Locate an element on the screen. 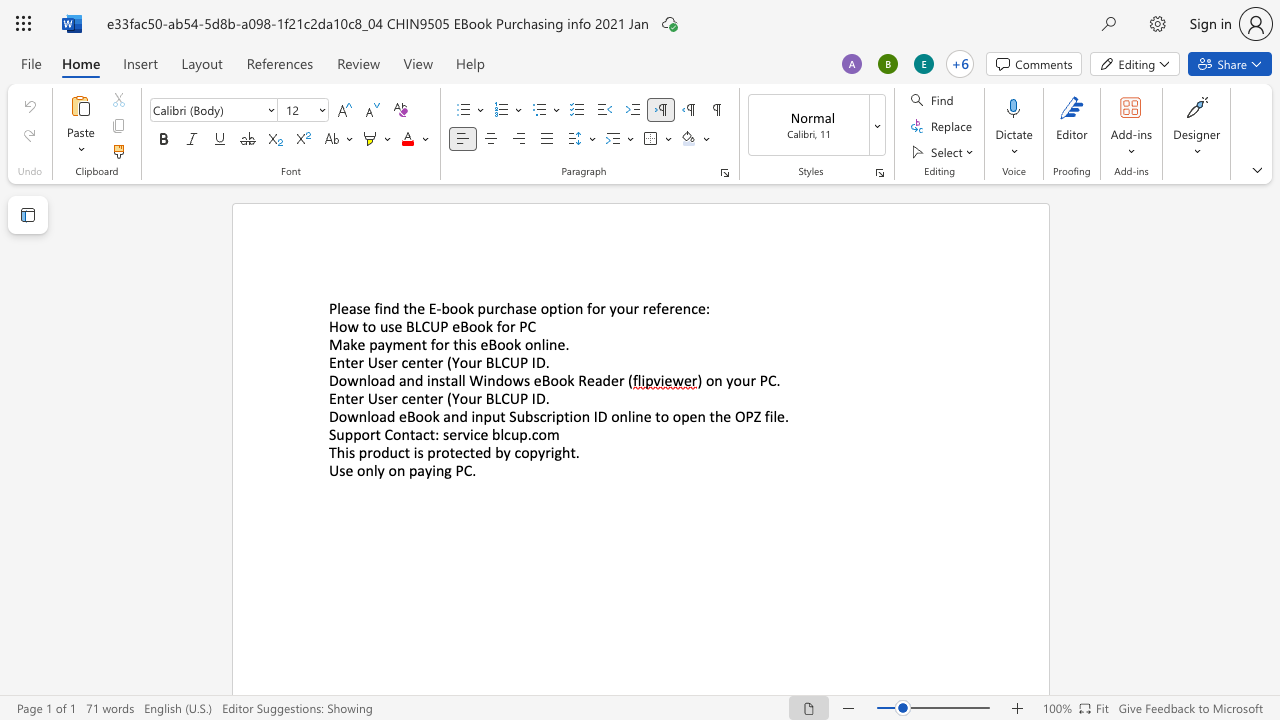 This screenshot has height=720, width=1280. the 2th character "n" in the text is located at coordinates (537, 343).